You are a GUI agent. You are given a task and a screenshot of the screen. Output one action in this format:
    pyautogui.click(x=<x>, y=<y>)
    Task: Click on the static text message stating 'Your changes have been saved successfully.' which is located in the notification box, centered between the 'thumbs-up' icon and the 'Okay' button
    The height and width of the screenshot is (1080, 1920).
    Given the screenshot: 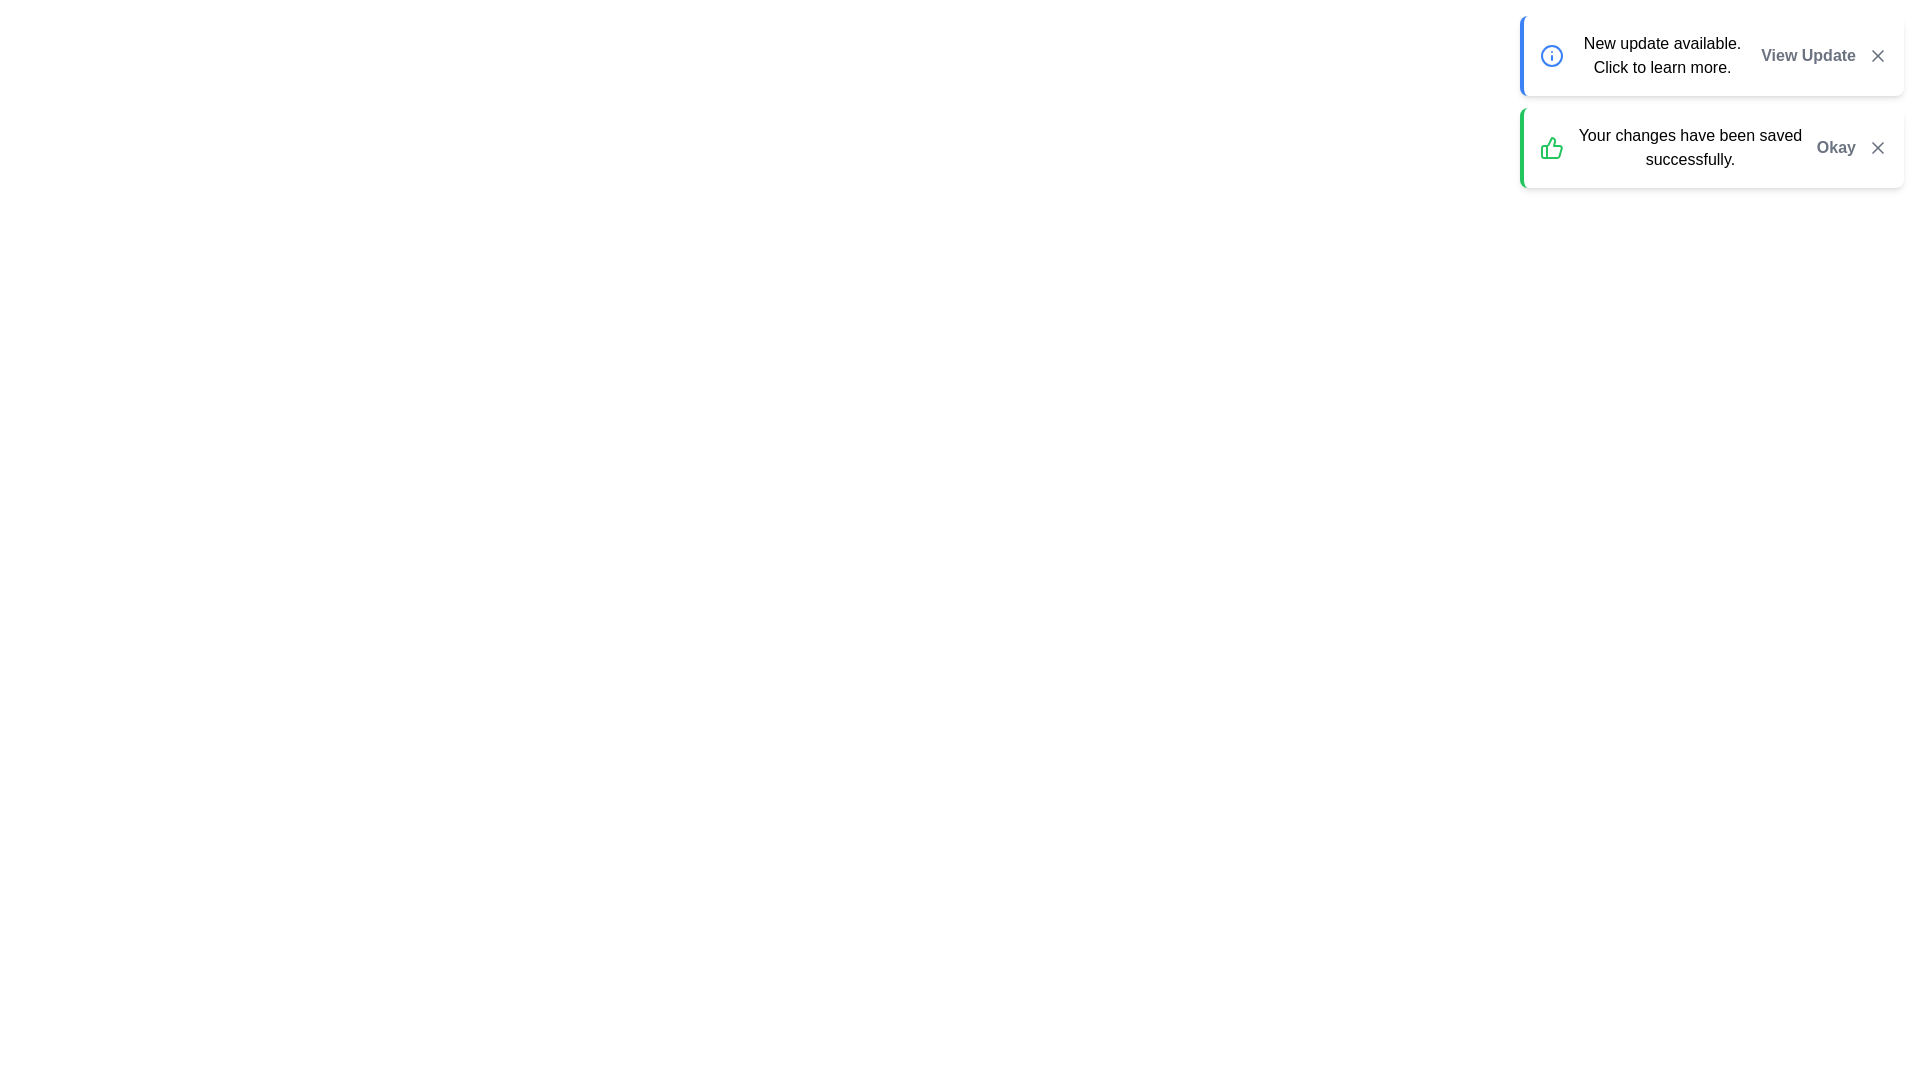 What is the action you would take?
    pyautogui.click(x=1689, y=146)
    